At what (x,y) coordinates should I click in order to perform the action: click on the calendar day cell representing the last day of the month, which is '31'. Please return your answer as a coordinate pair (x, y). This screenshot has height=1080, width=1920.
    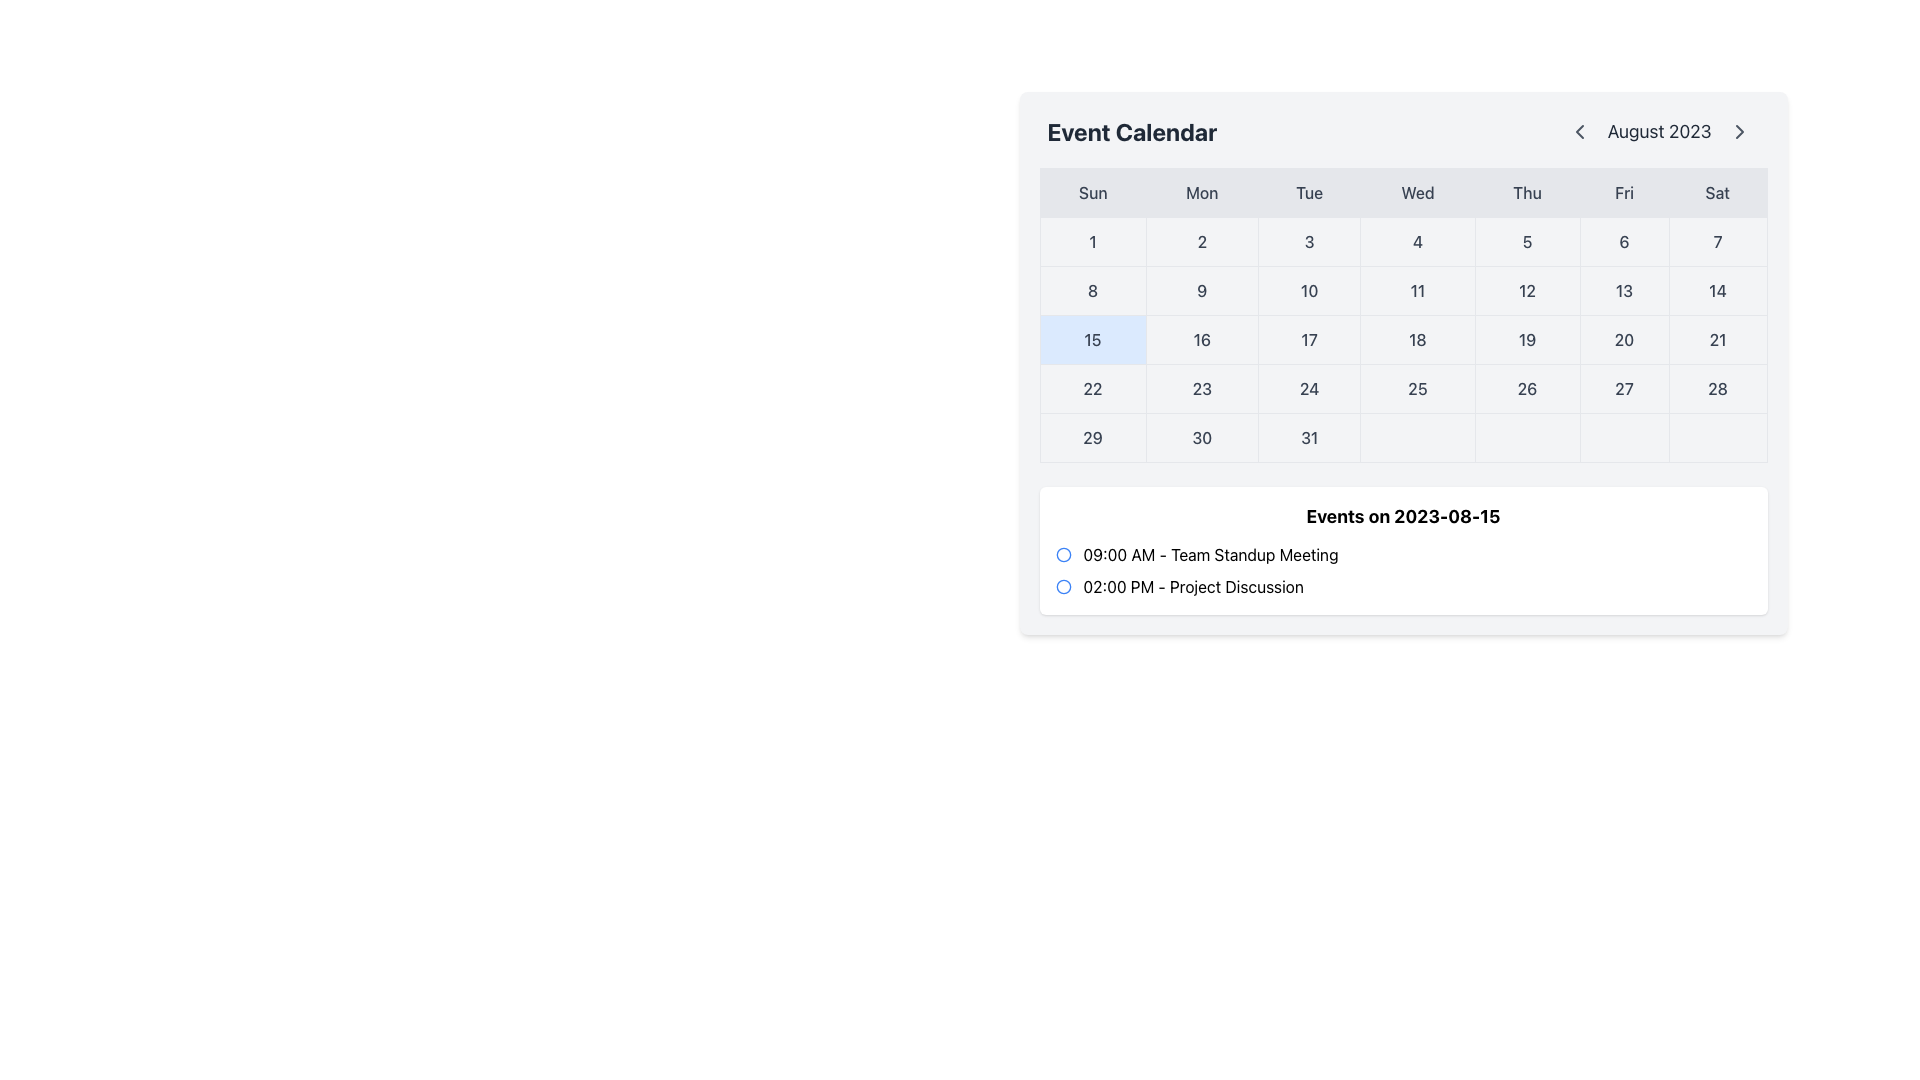
    Looking at the image, I should click on (1402, 437).